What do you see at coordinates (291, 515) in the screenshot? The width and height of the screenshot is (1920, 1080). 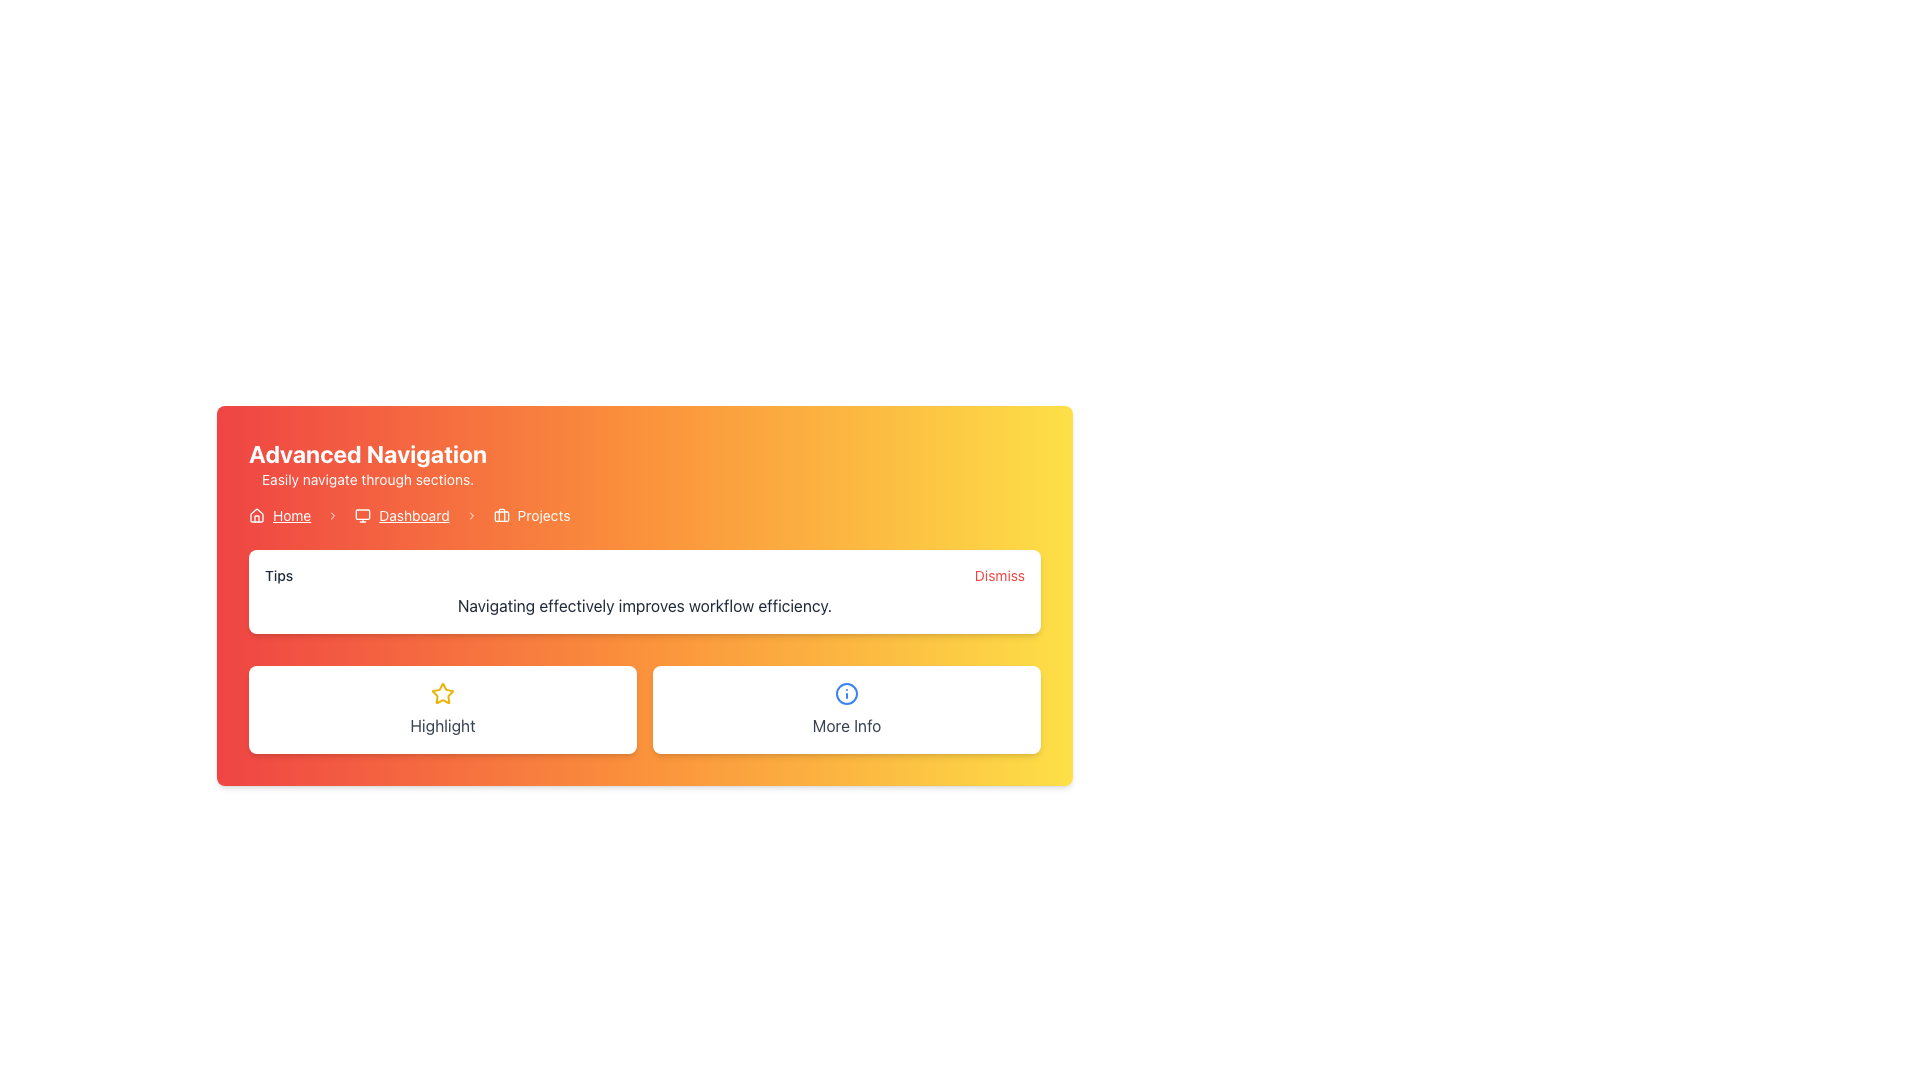 I see `the hyperlink in the navigation bar that allows users to return to the homepage, positioned after the house-shaped icon and before 'Dashboard'` at bounding box center [291, 515].